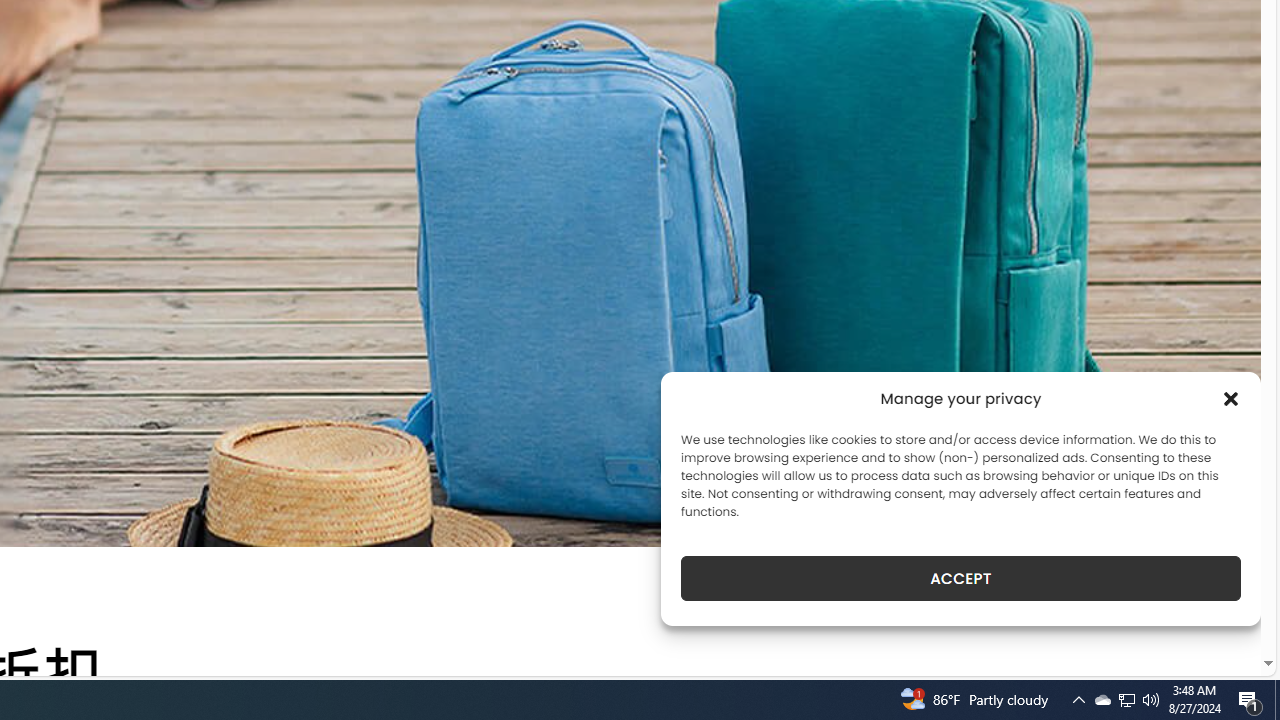 The height and width of the screenshot is (720, 1280). Describe the element at coordinates (961, 578) in the screenshot. I see `'ACCEPT'` at that location.